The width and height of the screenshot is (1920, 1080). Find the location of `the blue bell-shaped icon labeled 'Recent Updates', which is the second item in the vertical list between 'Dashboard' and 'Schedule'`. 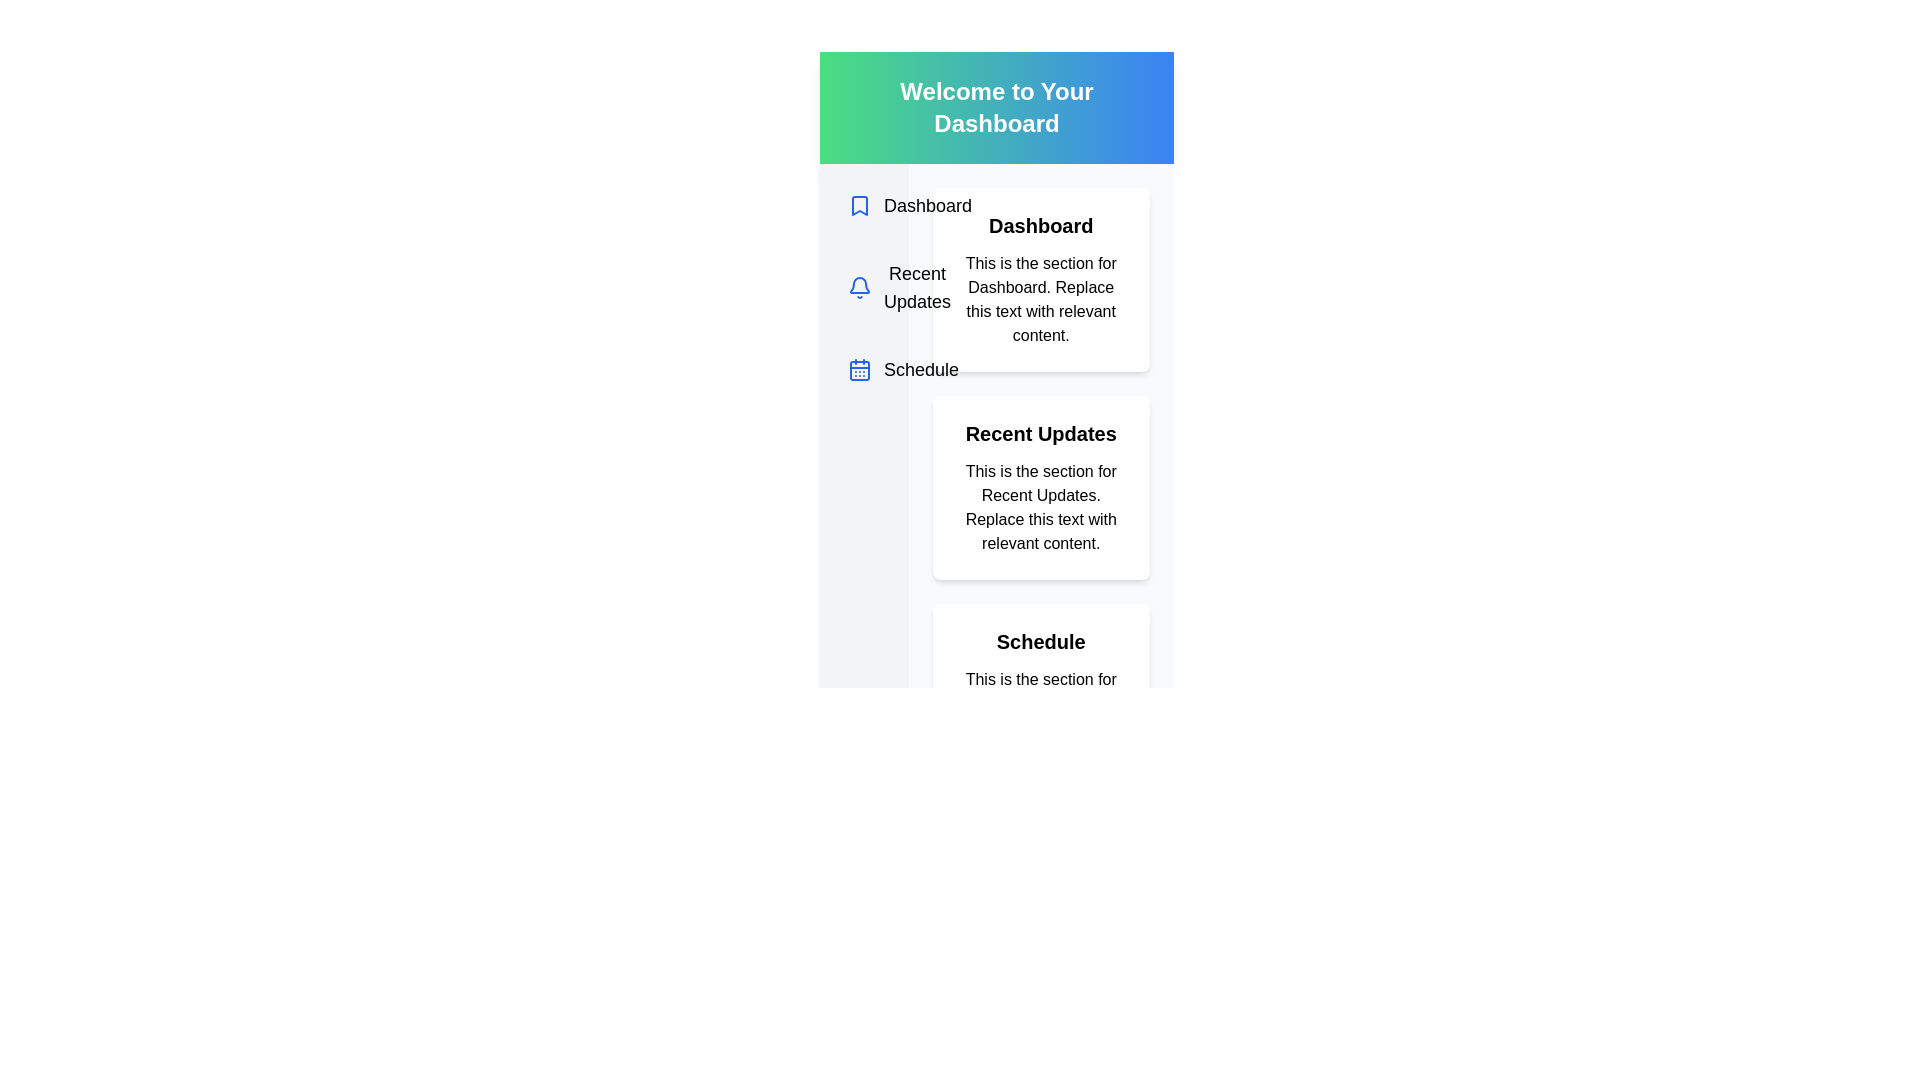

the blue bell-shaped icon labeled 'Recent Updates', which is the second item in the vertical list between 'Dashboard' and 'Schedule' is located at coordinates (864, 288).